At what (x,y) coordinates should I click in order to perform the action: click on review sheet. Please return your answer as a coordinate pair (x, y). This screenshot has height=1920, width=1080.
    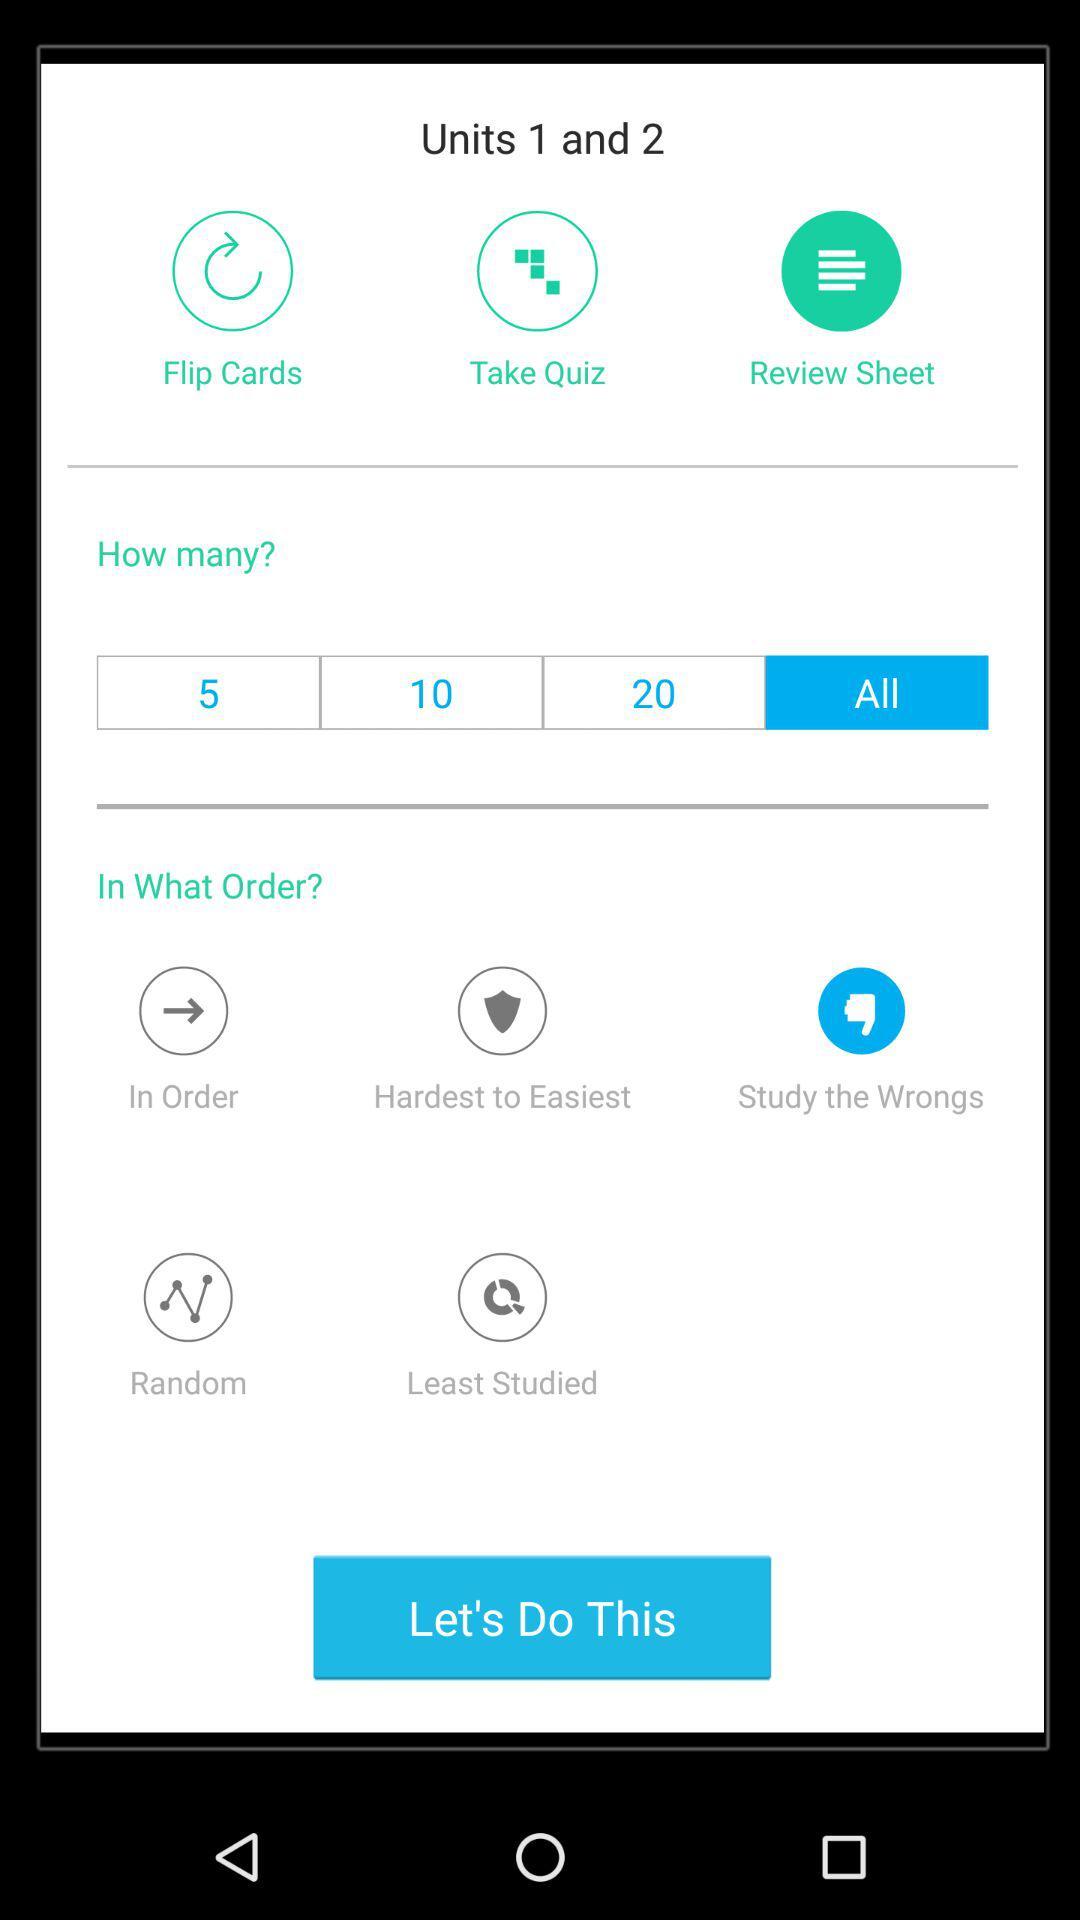
    Looking at the image, I should click on (841, 270).